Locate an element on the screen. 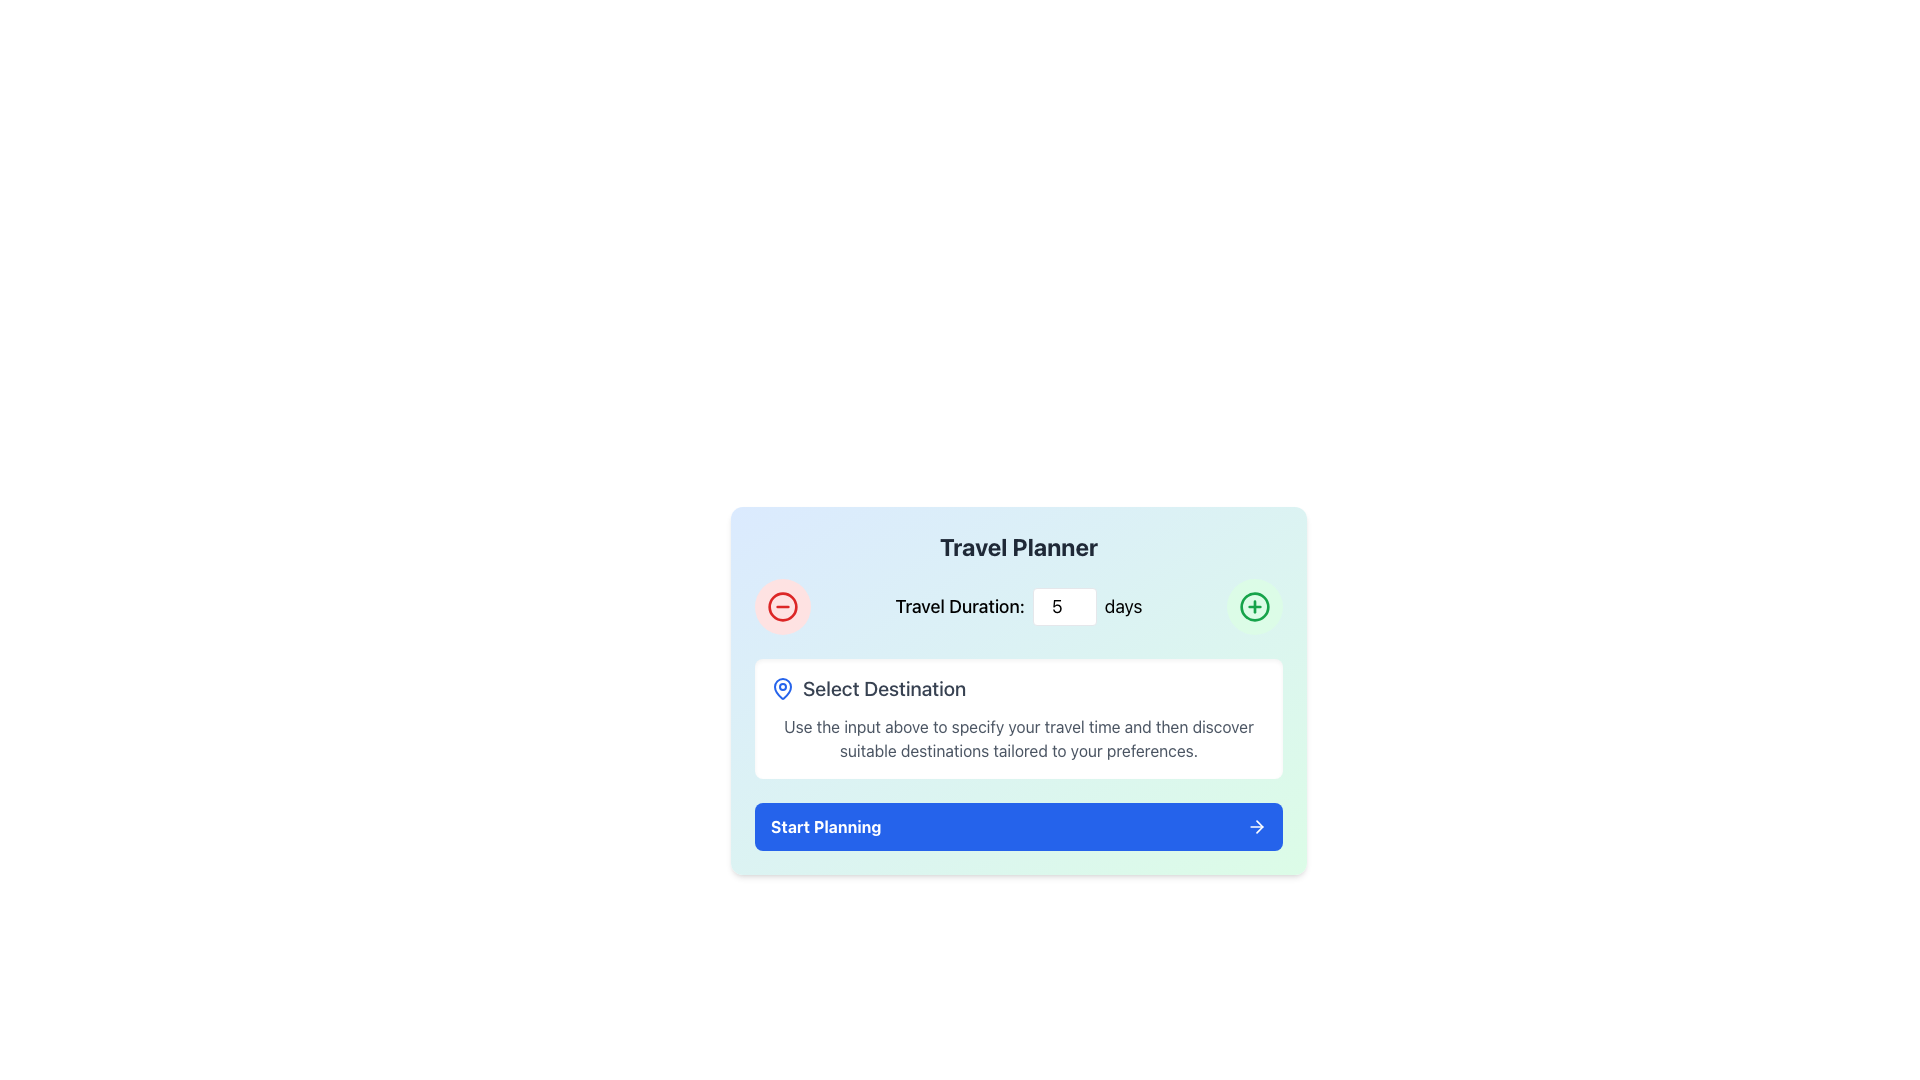 The height and width of the screenshot is (1080, 1920). the static text displaying the message 'Use the input above to specify your travel time and then discover suitable destinations tailored to your preferences.' located underneath the 'Select Destination' header is located at coordinates (1018, 739).